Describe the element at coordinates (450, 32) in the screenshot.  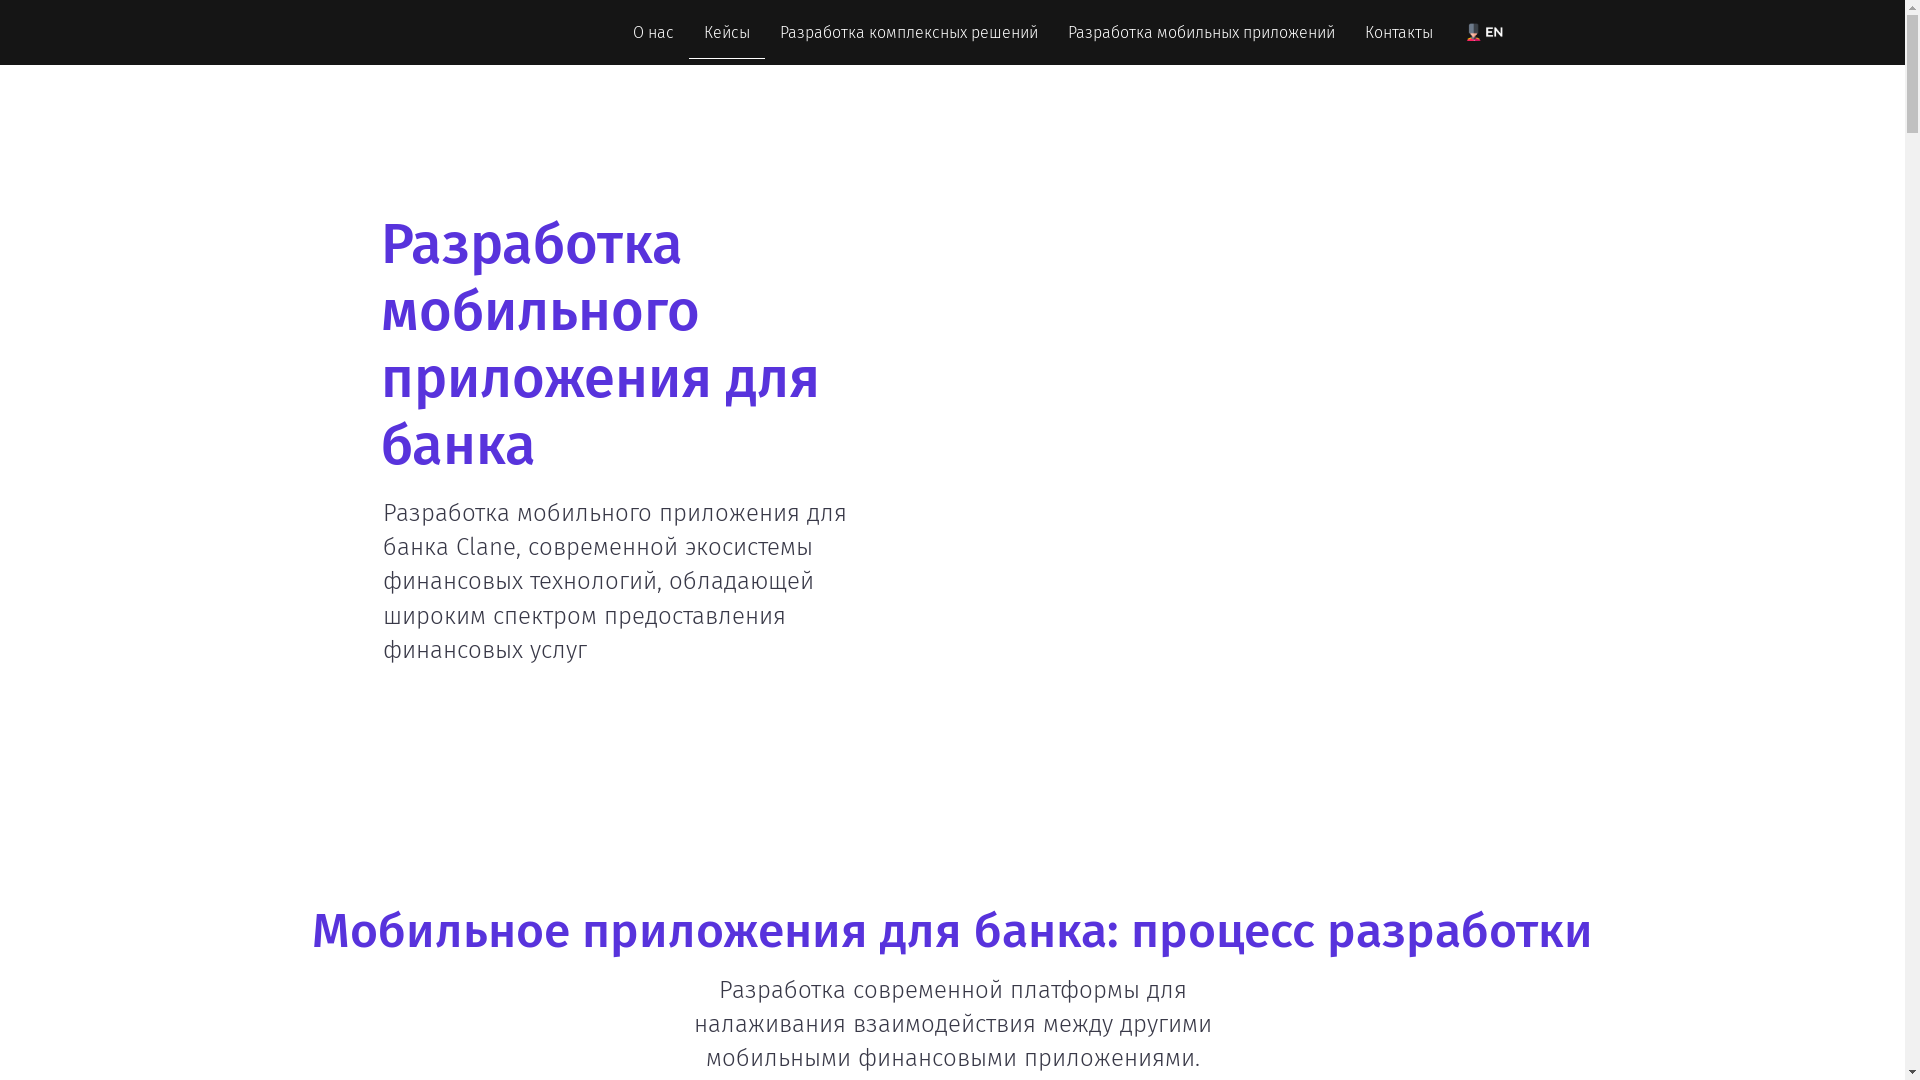
I see `'Tapston'` at that location.